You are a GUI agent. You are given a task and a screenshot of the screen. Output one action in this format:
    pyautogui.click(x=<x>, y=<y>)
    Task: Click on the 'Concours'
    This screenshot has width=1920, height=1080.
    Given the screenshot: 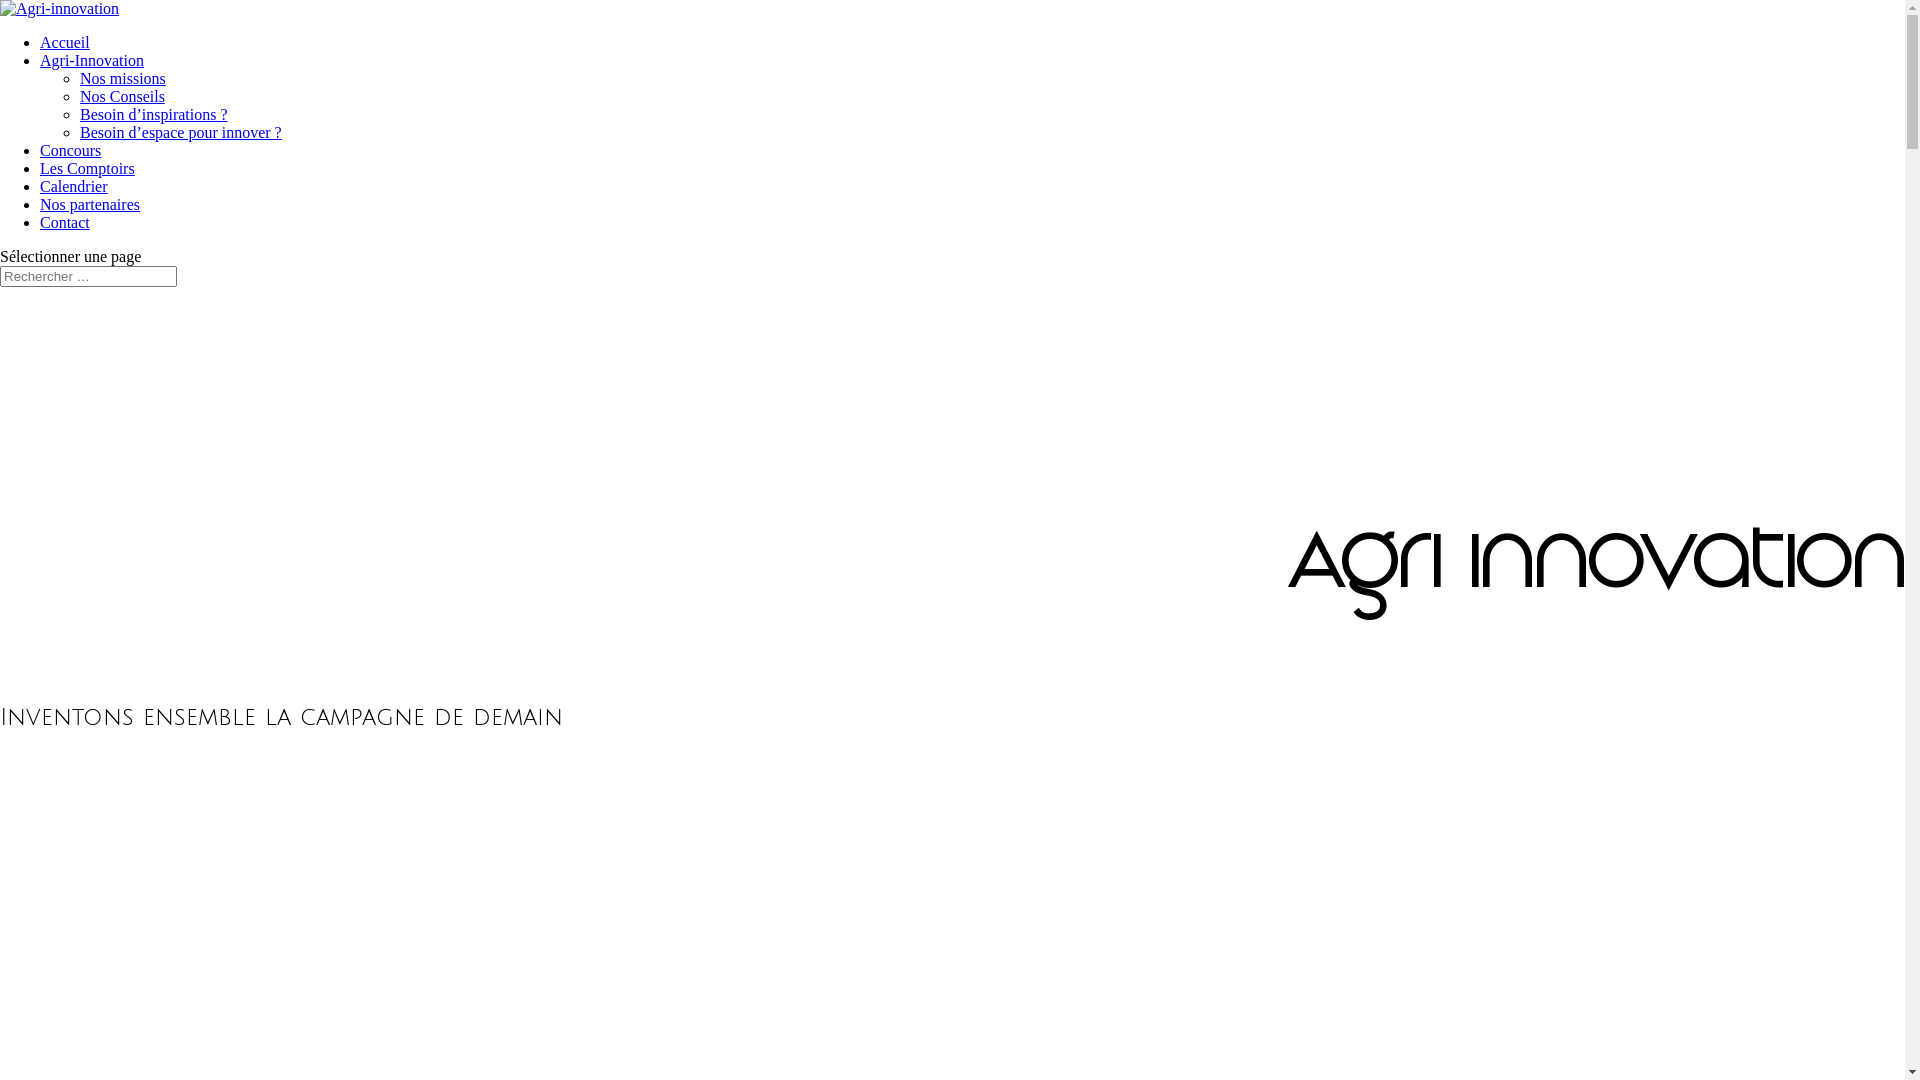 What is the action you would take?
    pyautogui.click(x=70, y=149)
    